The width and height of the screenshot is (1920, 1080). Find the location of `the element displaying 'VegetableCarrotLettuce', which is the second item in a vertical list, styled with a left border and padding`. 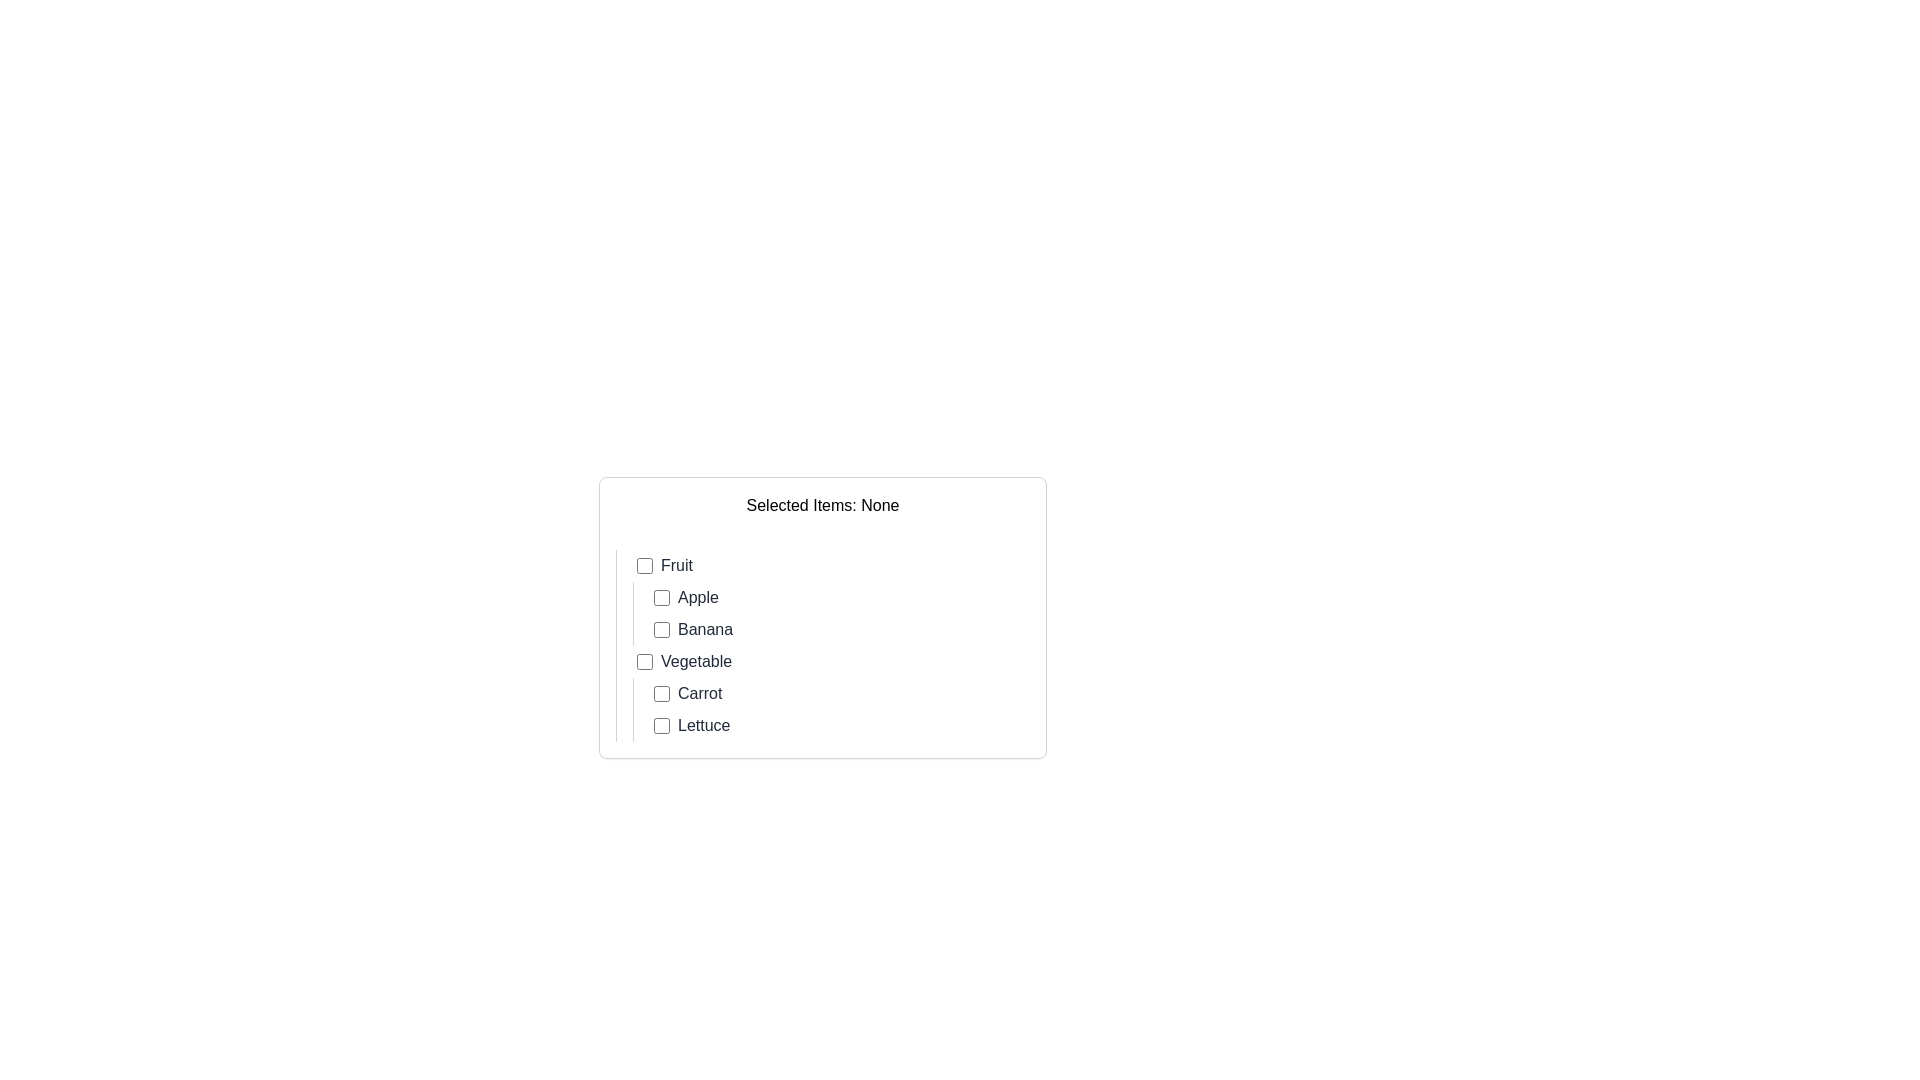

the element displaying 'VegetableCarrotLettuce', which is the second item in a vertical list, styled with a left border and padding is located at coordinates (822, 693).